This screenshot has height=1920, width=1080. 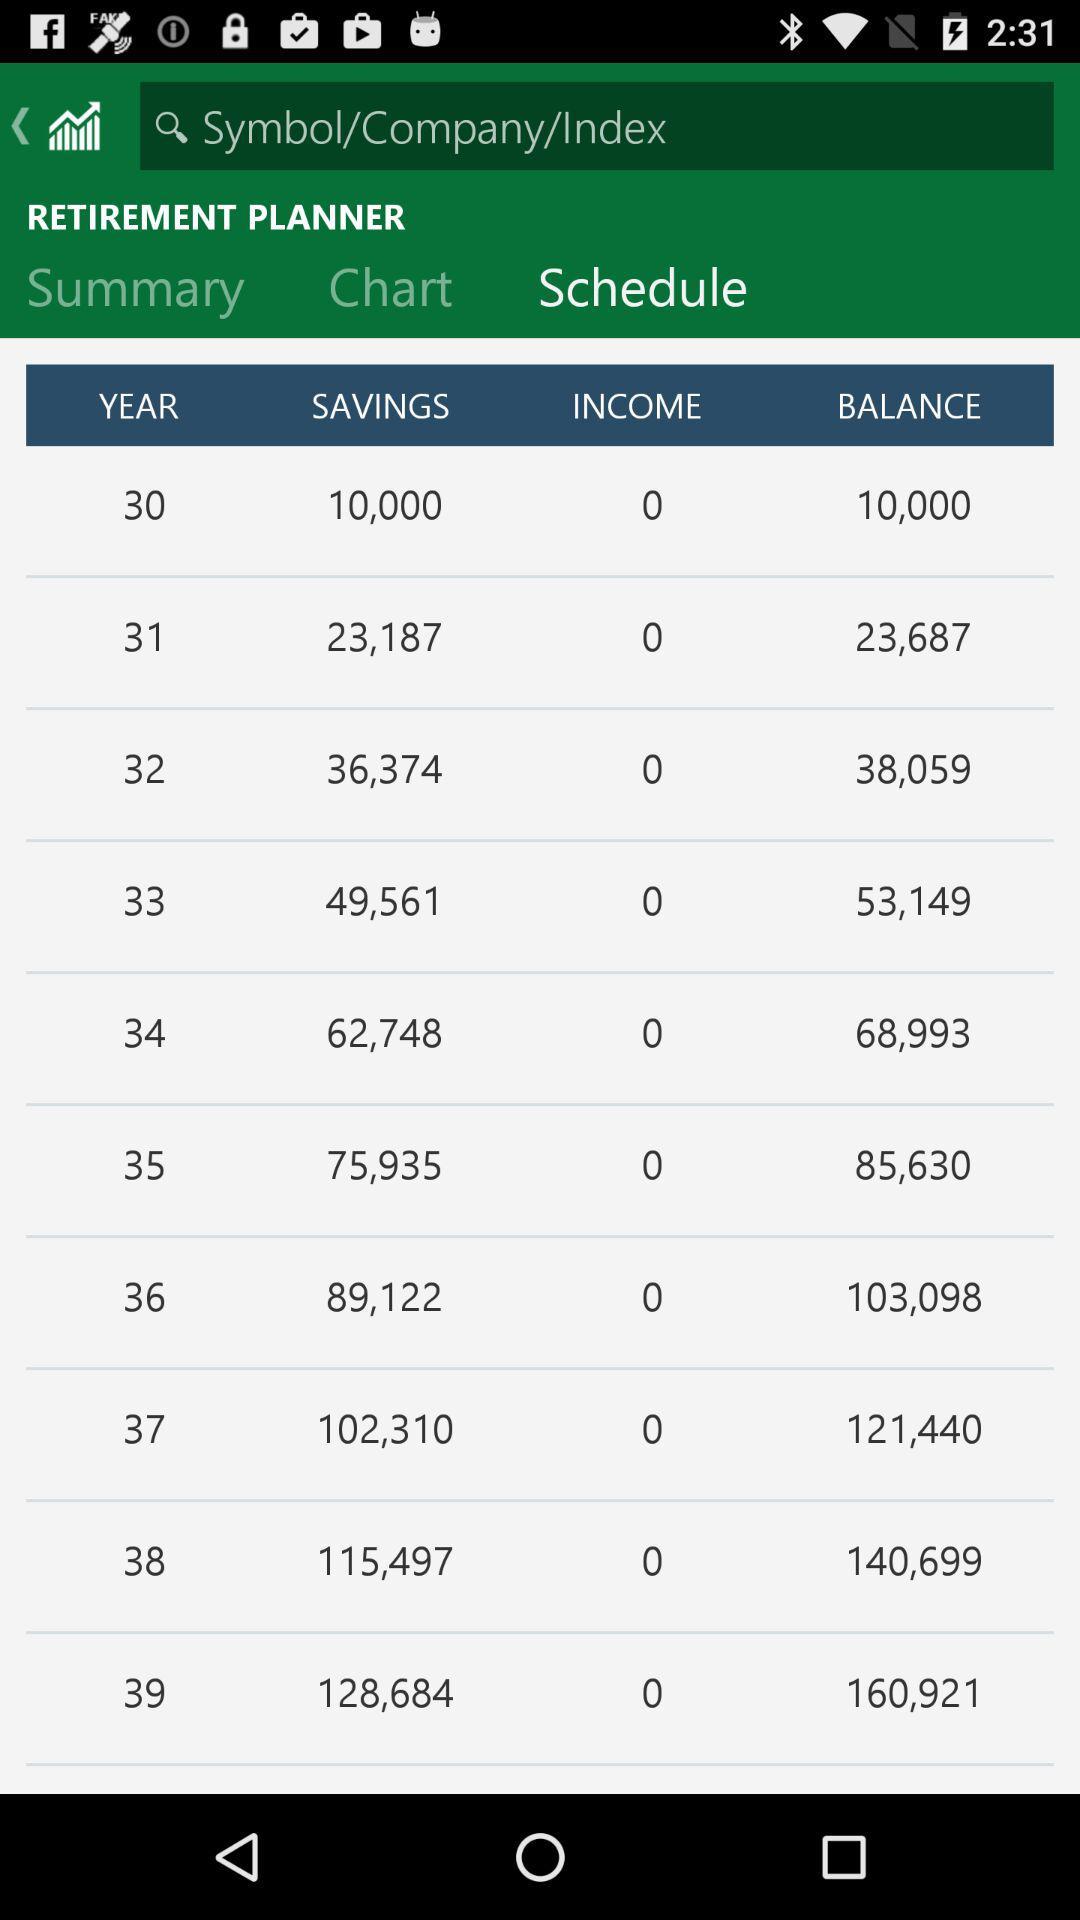 What do you see at coordinates (405, 290) in the screenshot?
I see `the item next to the schedule` at bounding box center [405, 290].